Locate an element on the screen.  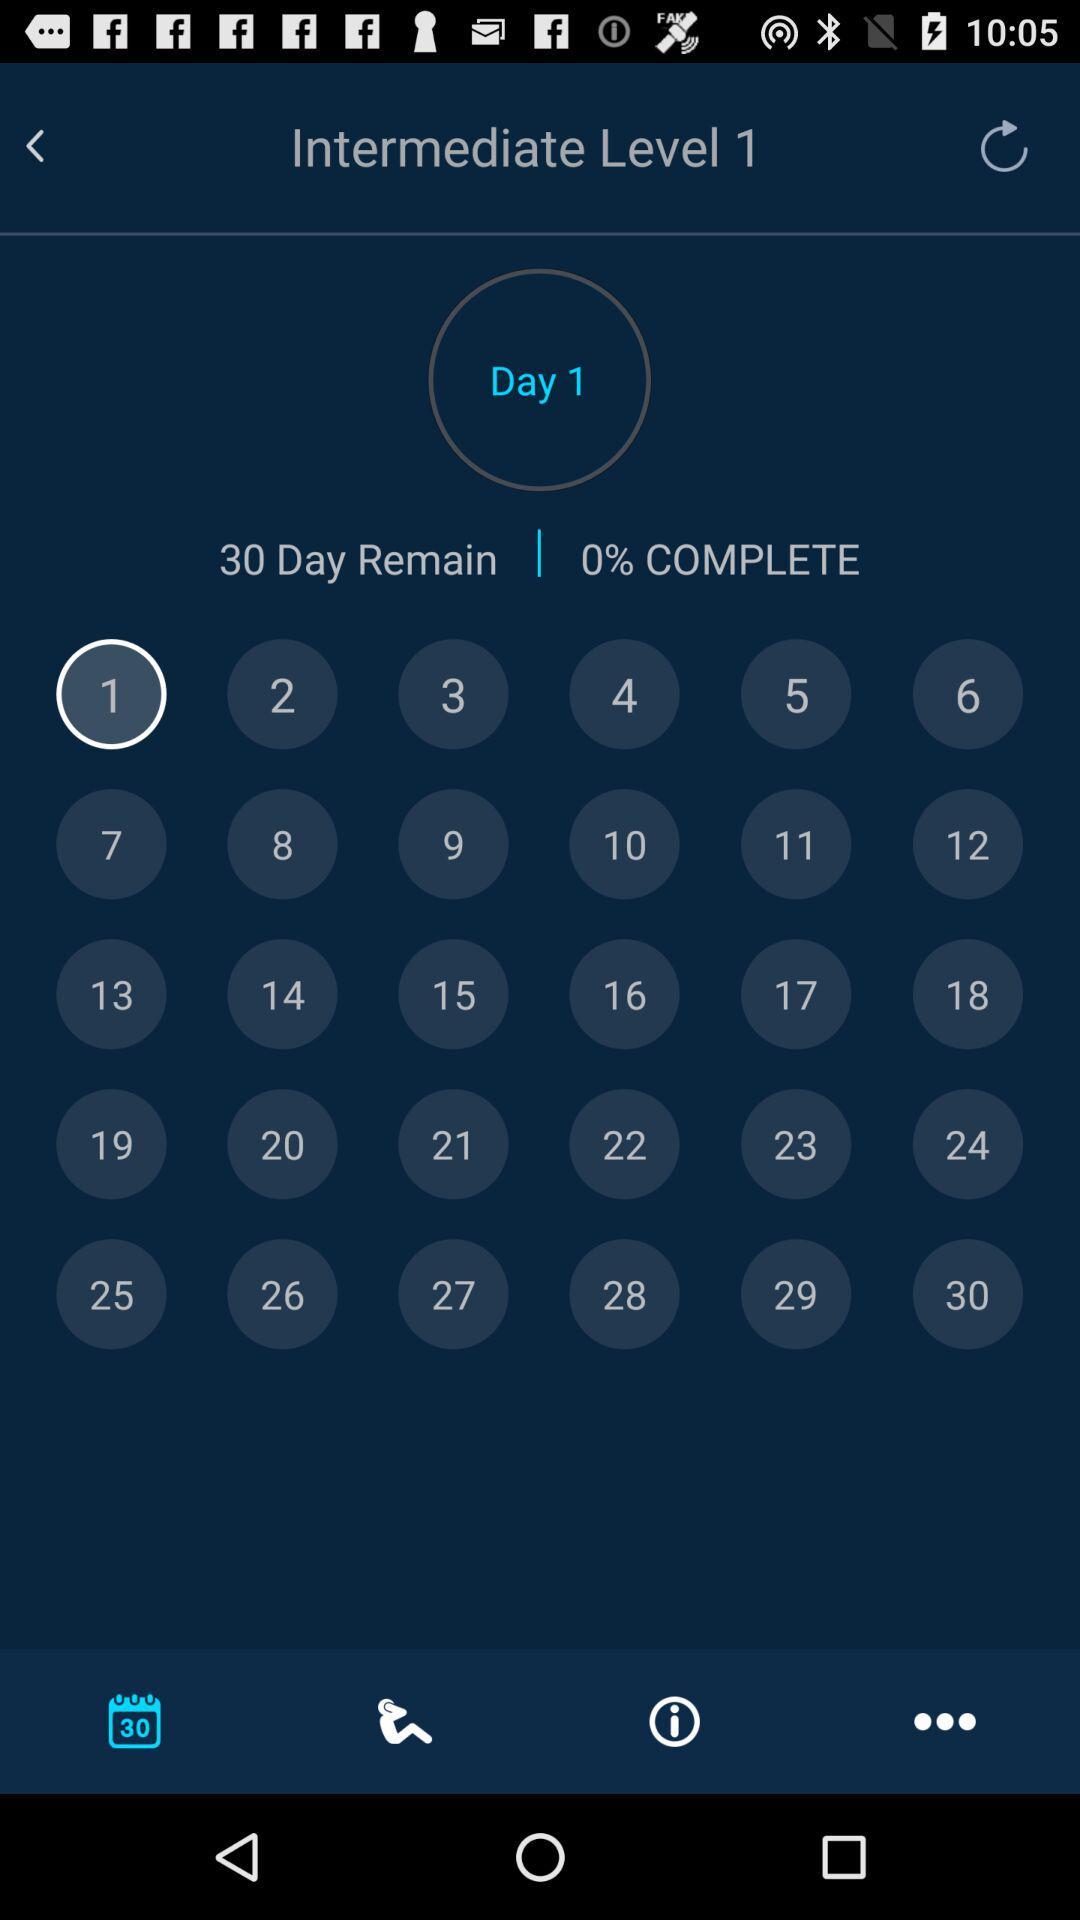
day is located at coordinates (453, 1144).